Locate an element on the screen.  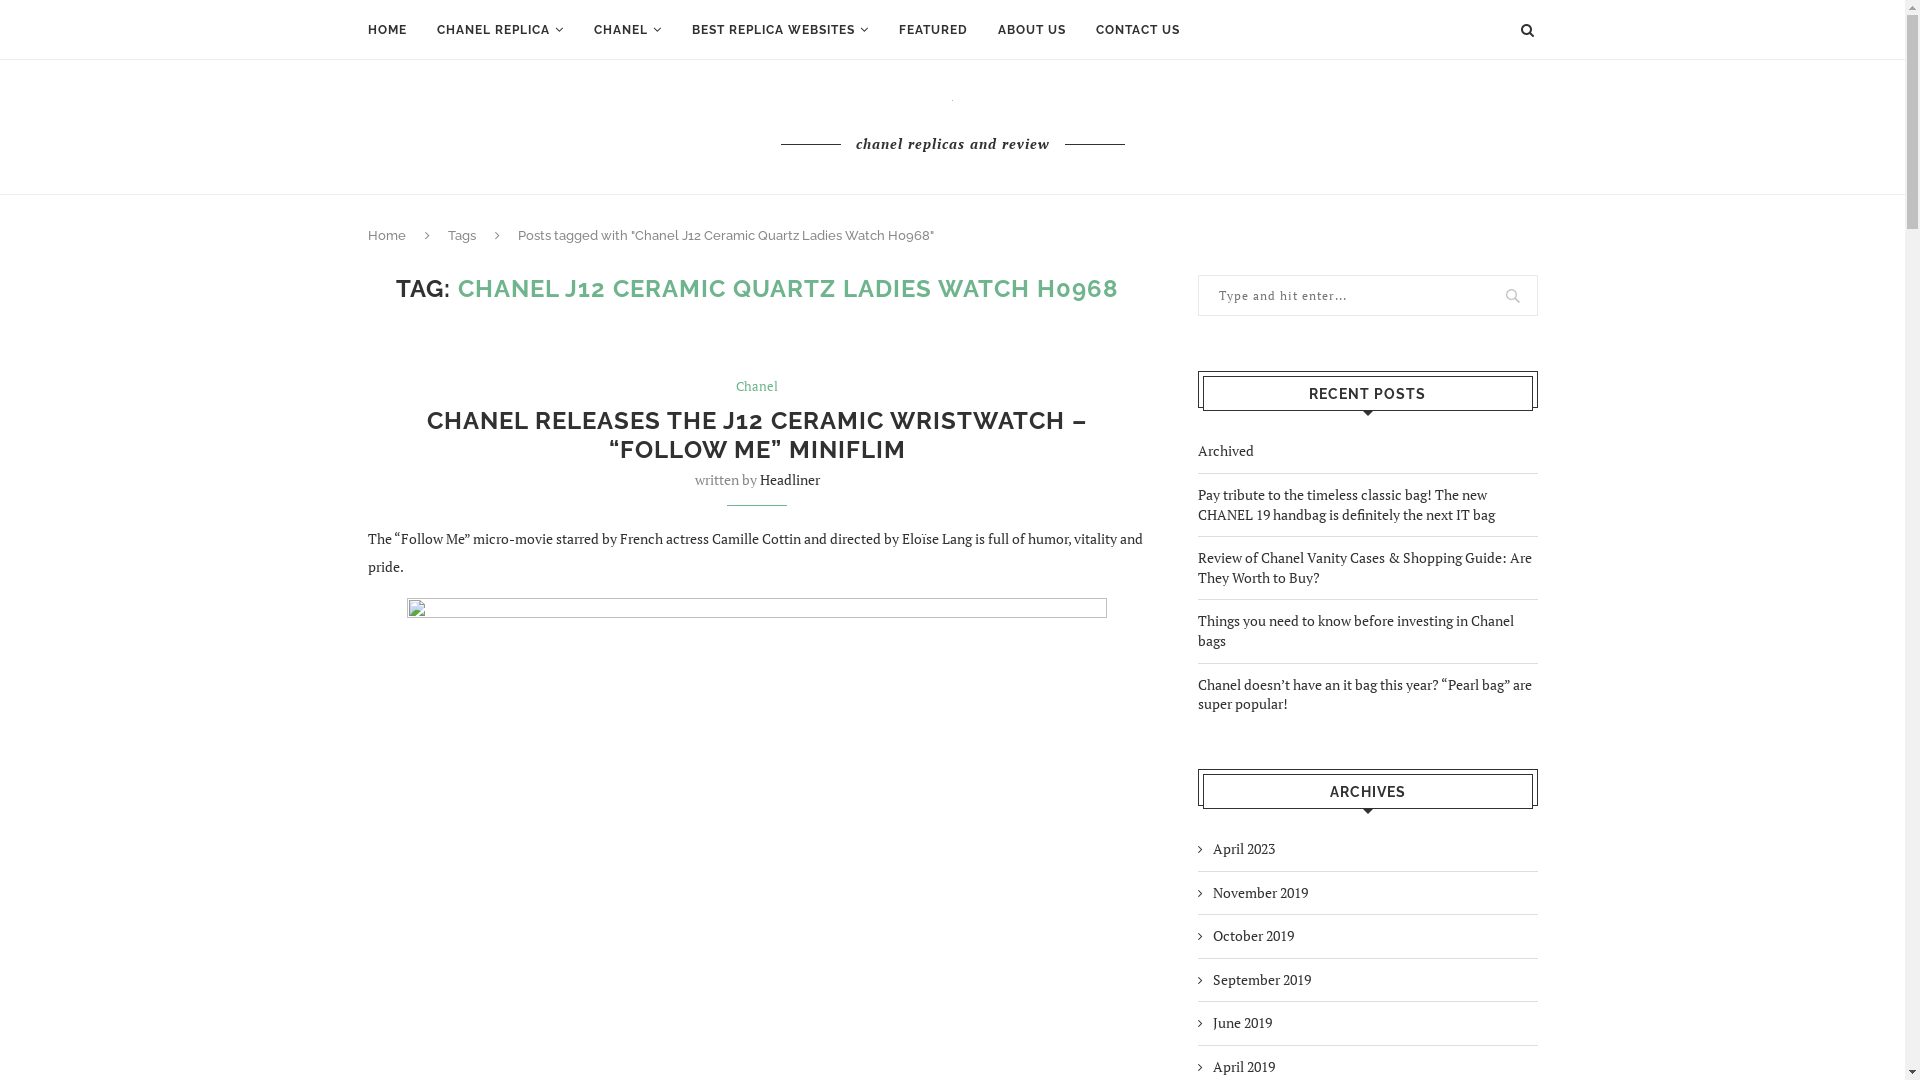
'CHANEL' is located at coordinates (627, 30).